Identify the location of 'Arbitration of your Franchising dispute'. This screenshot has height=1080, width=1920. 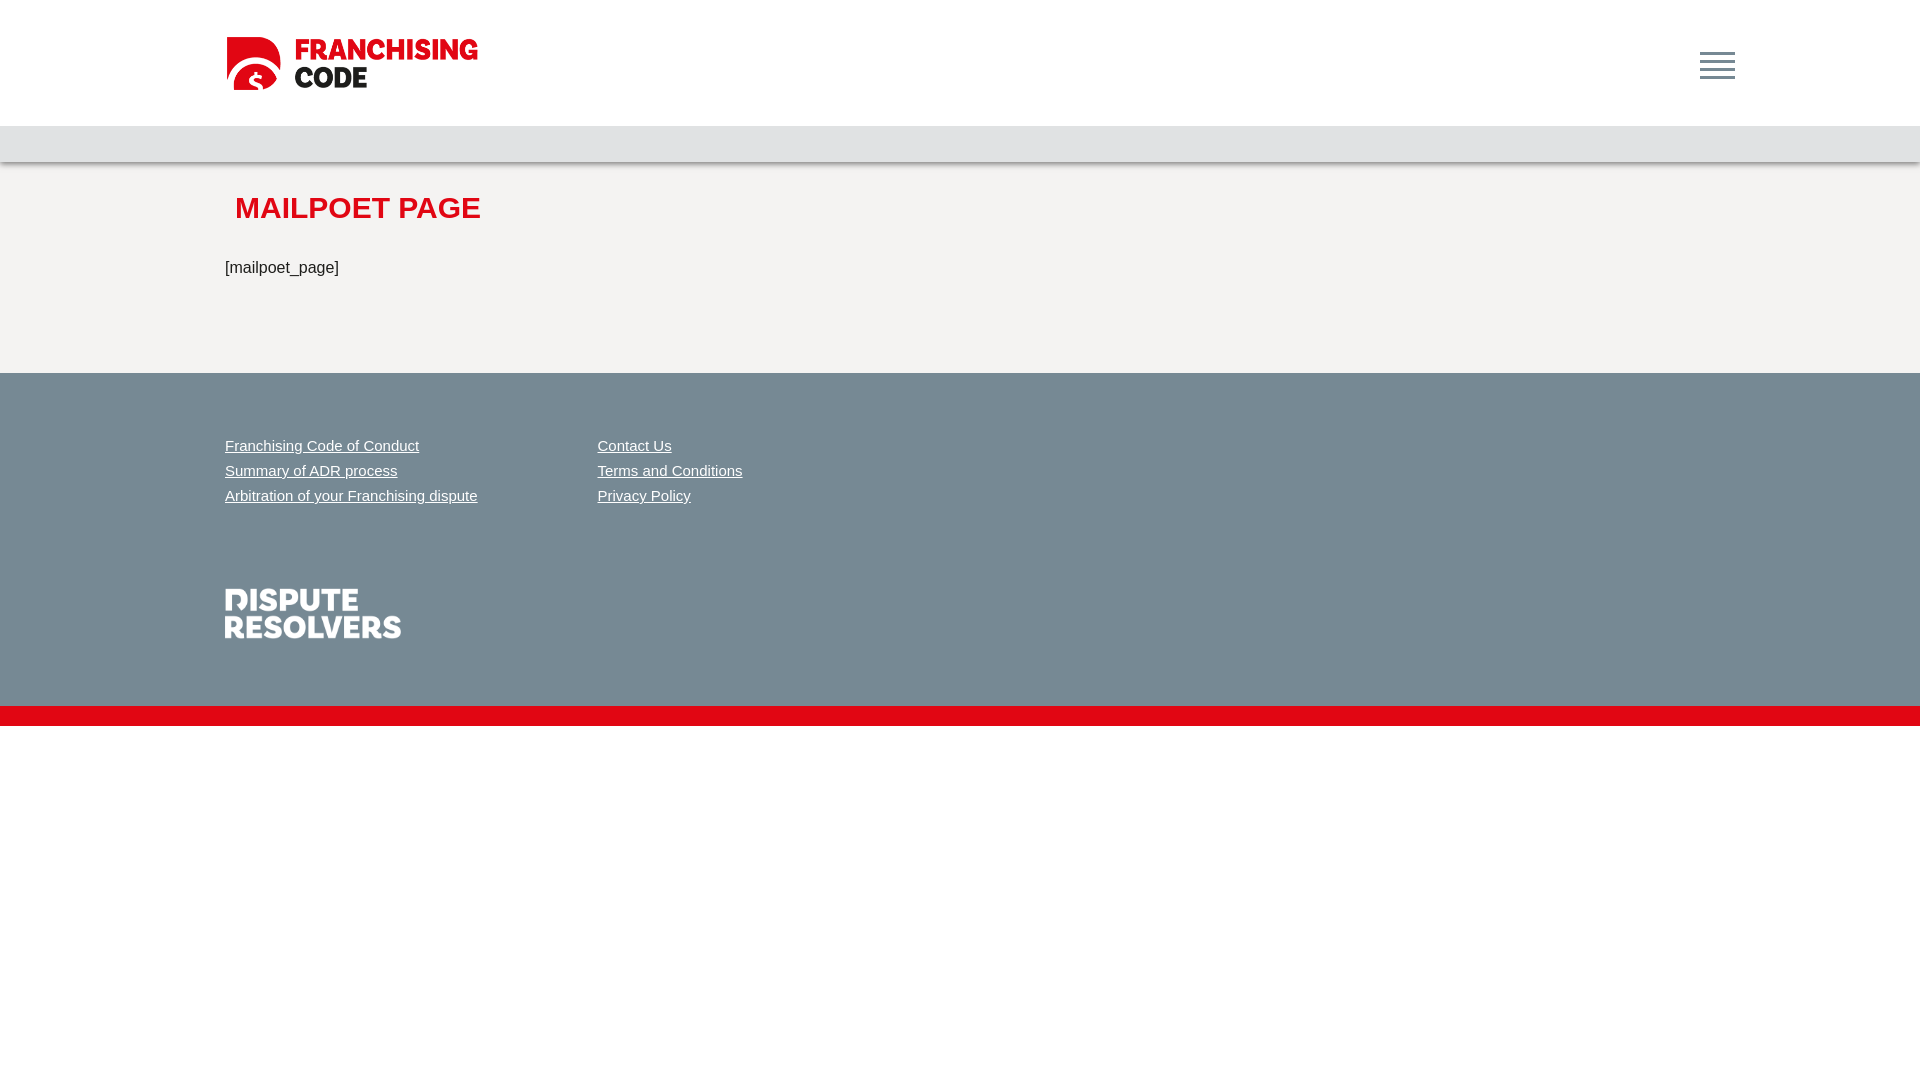
(351, 495).